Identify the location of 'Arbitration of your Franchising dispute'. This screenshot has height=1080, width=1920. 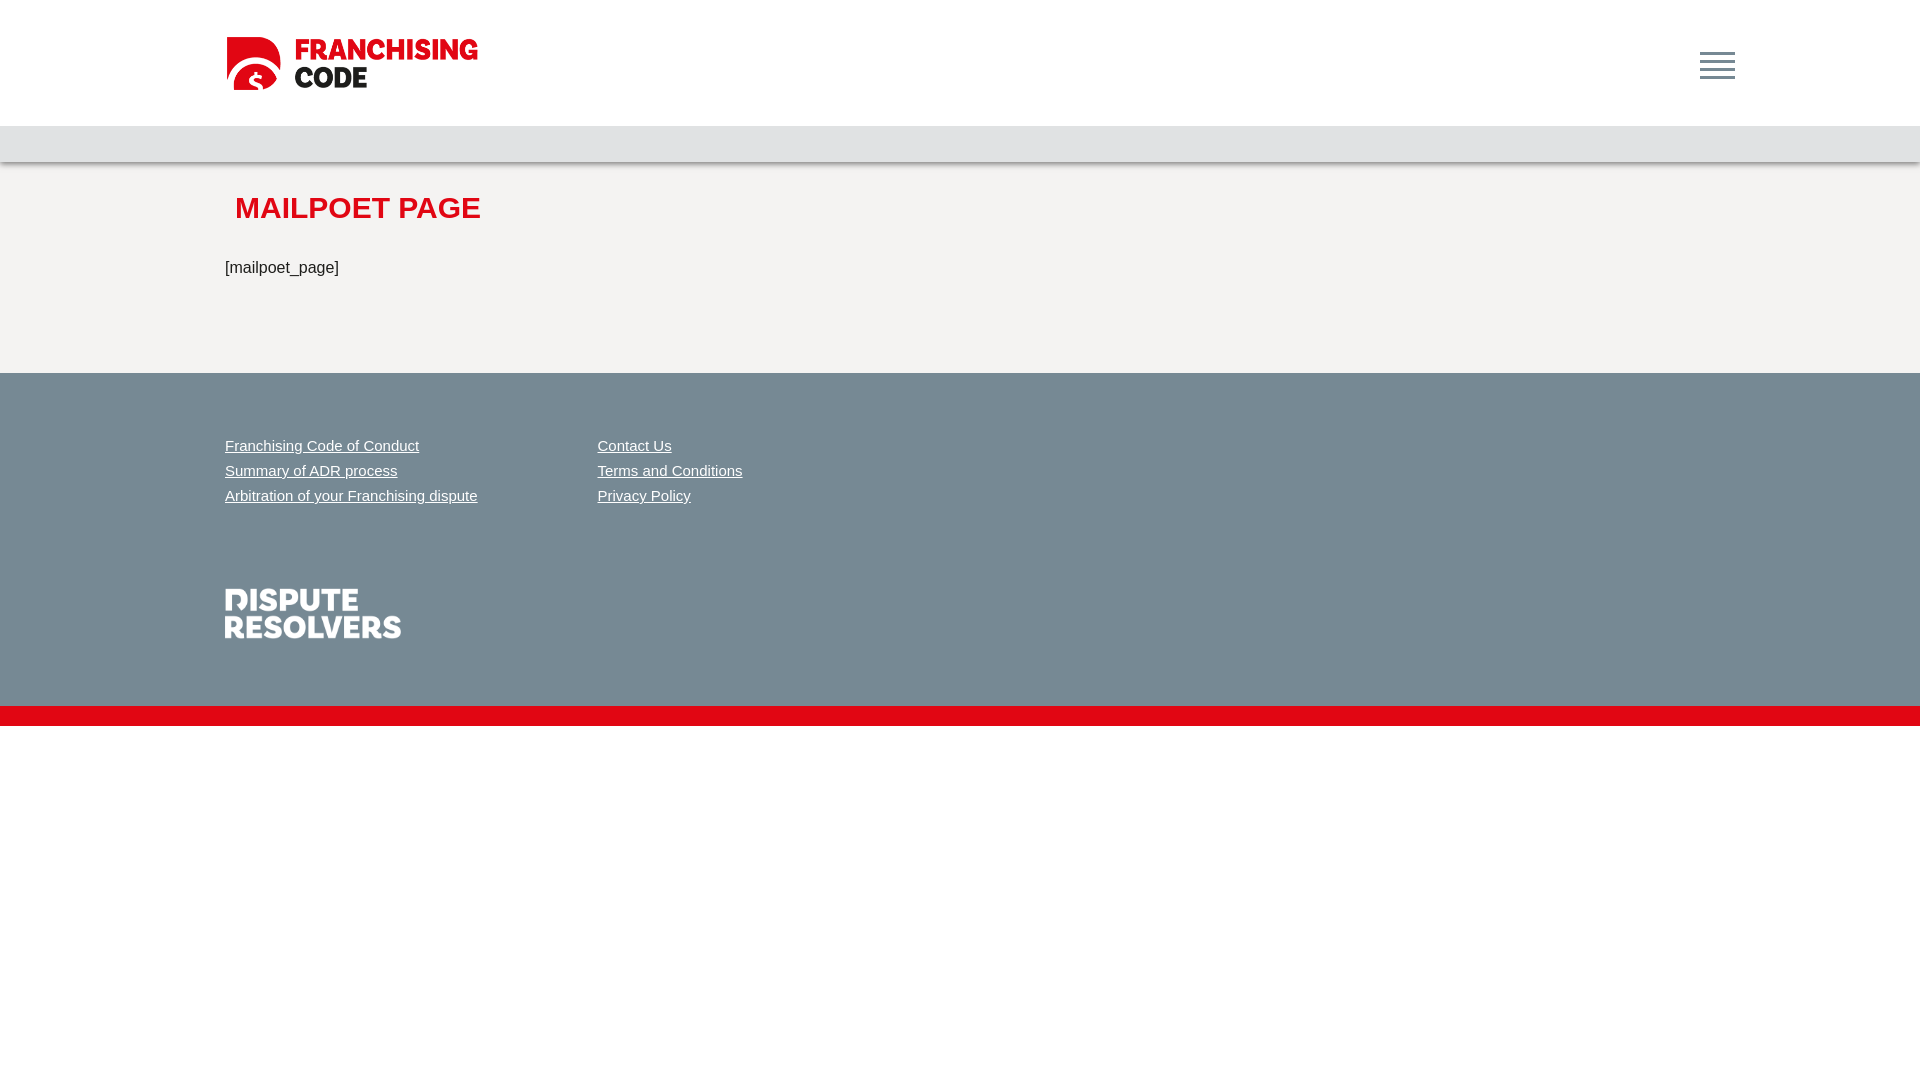
(351, 495).